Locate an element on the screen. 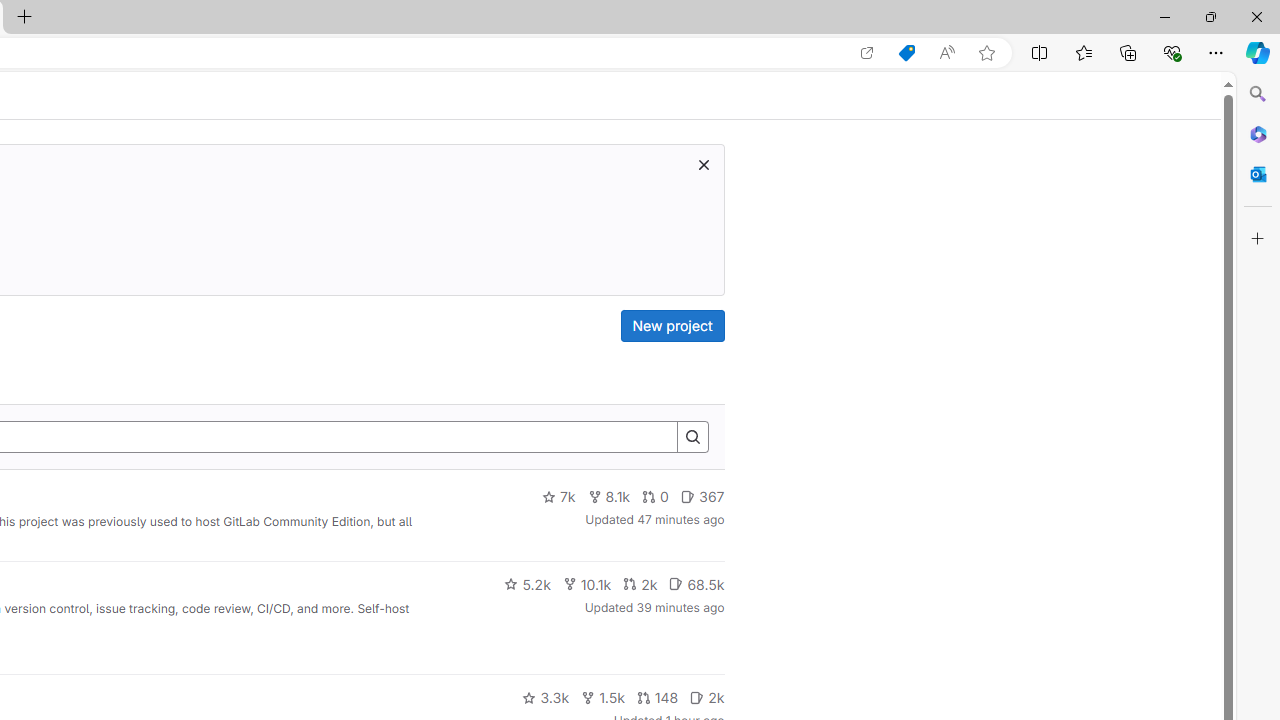 This screenshot has height=720, width=1280. 'Open in app' is located at coordinates (867, 52).